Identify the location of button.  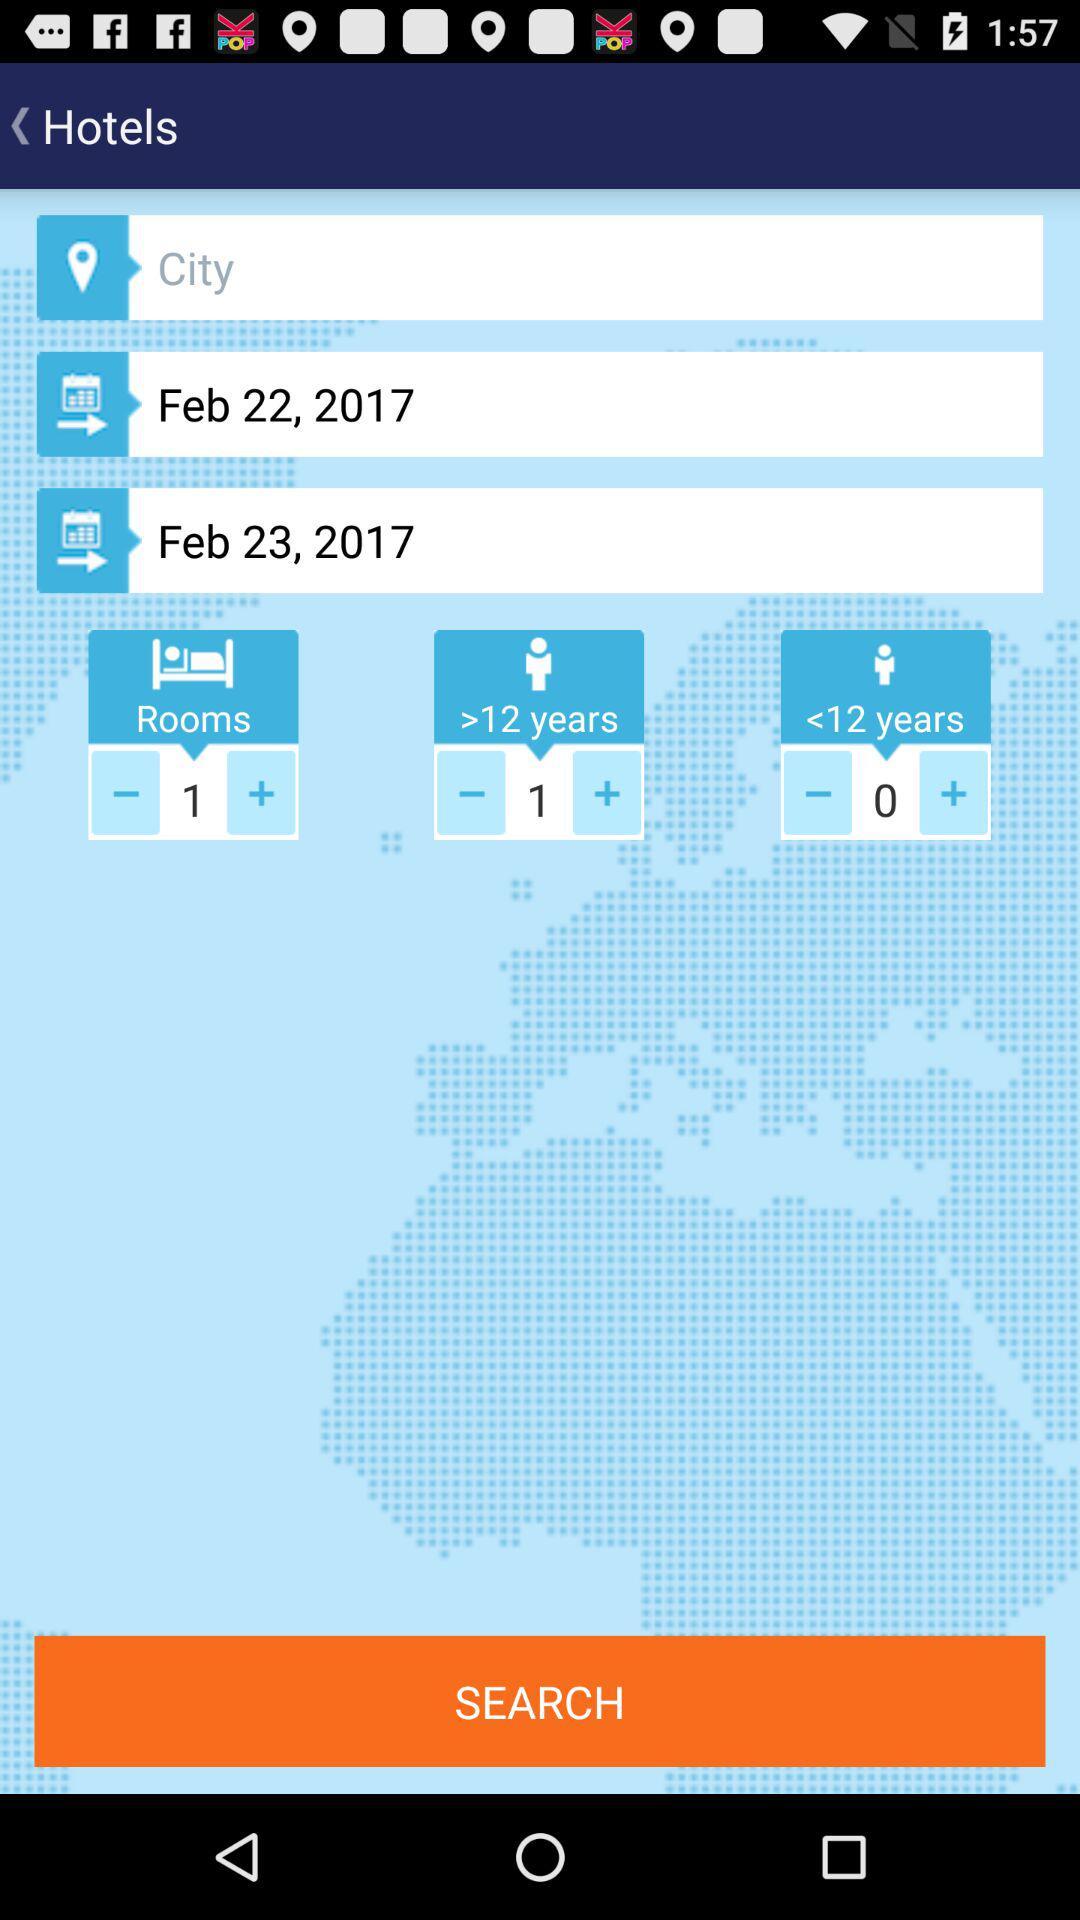
(260, 791).